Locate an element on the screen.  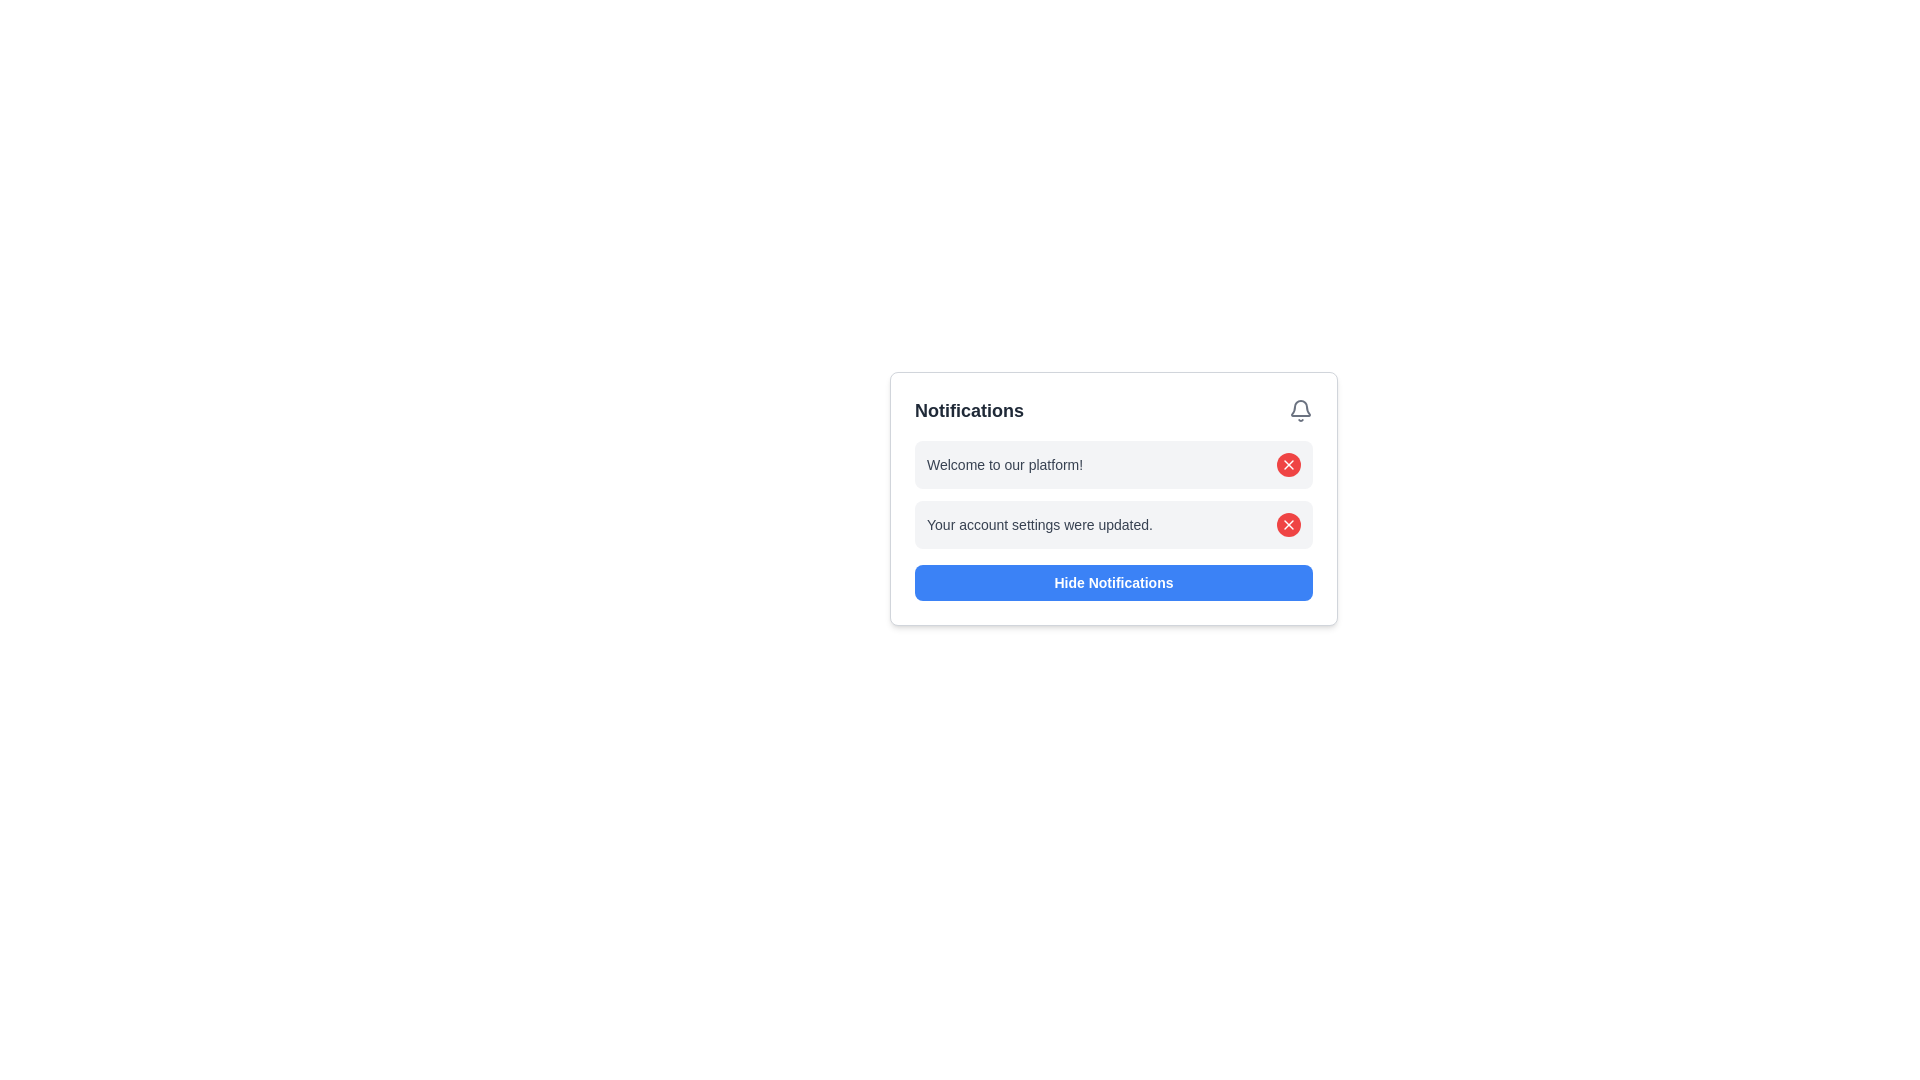
the dismiss button of the notification box that shows the message 'Your account settings were updated.' is located at coordinates (1112, 523).